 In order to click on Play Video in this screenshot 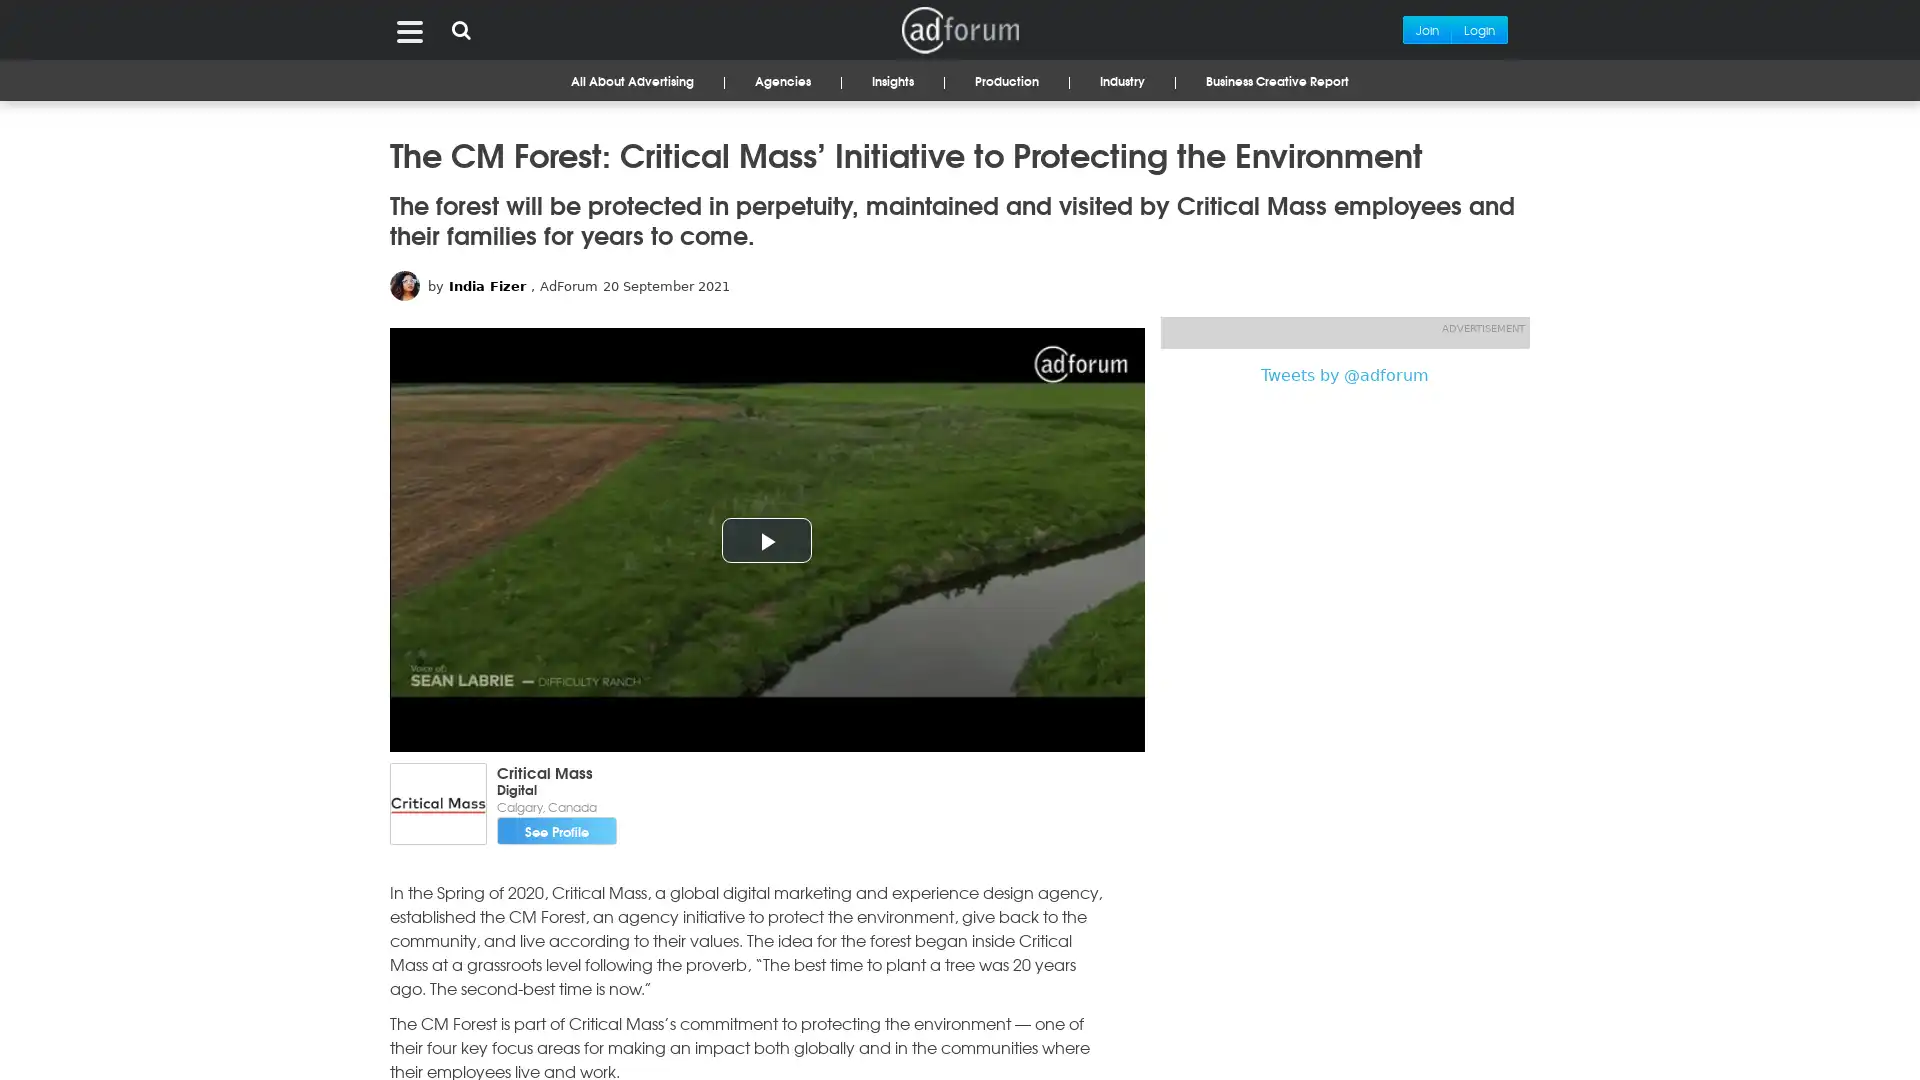, I will do `click(766, 538)`.